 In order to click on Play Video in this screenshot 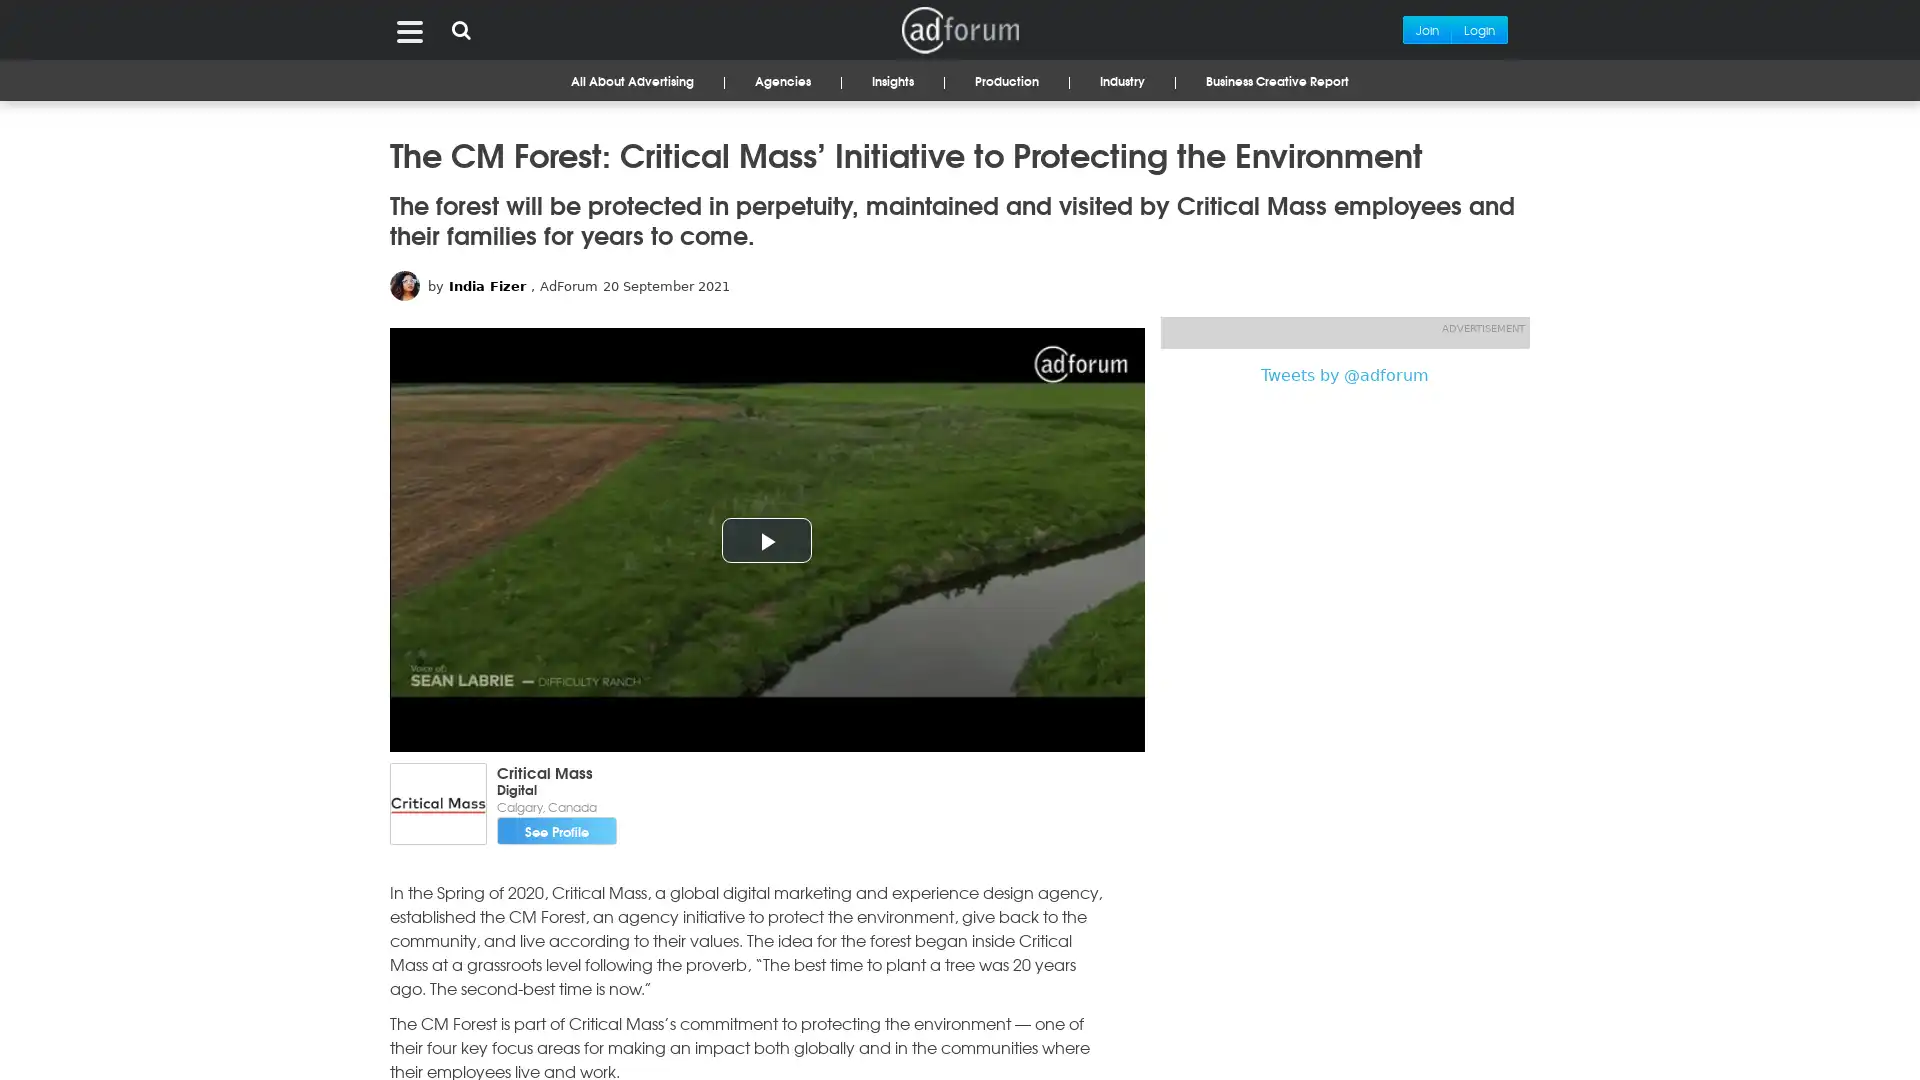, I will do `click(766, 538)`.